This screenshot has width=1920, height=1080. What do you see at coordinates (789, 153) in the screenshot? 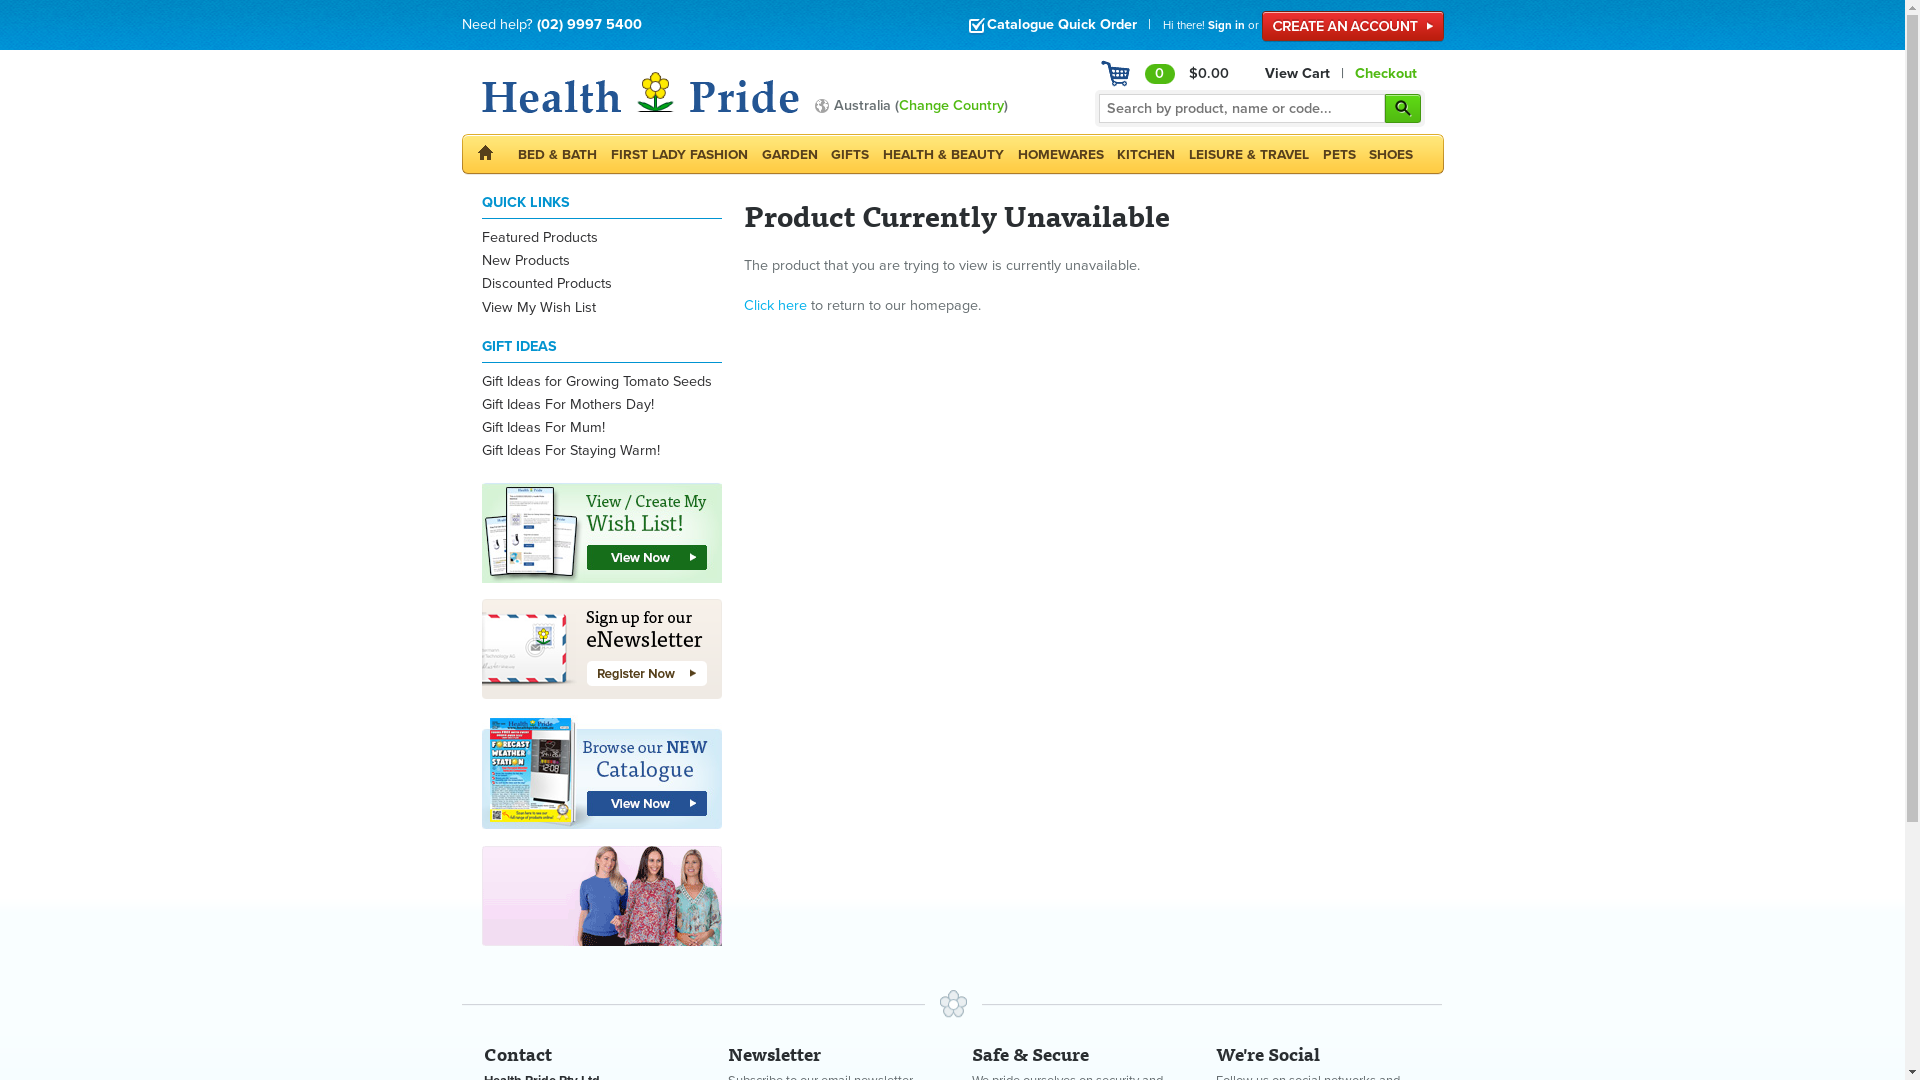
I see `'GARDEN'` at bounding box center [789, 153].